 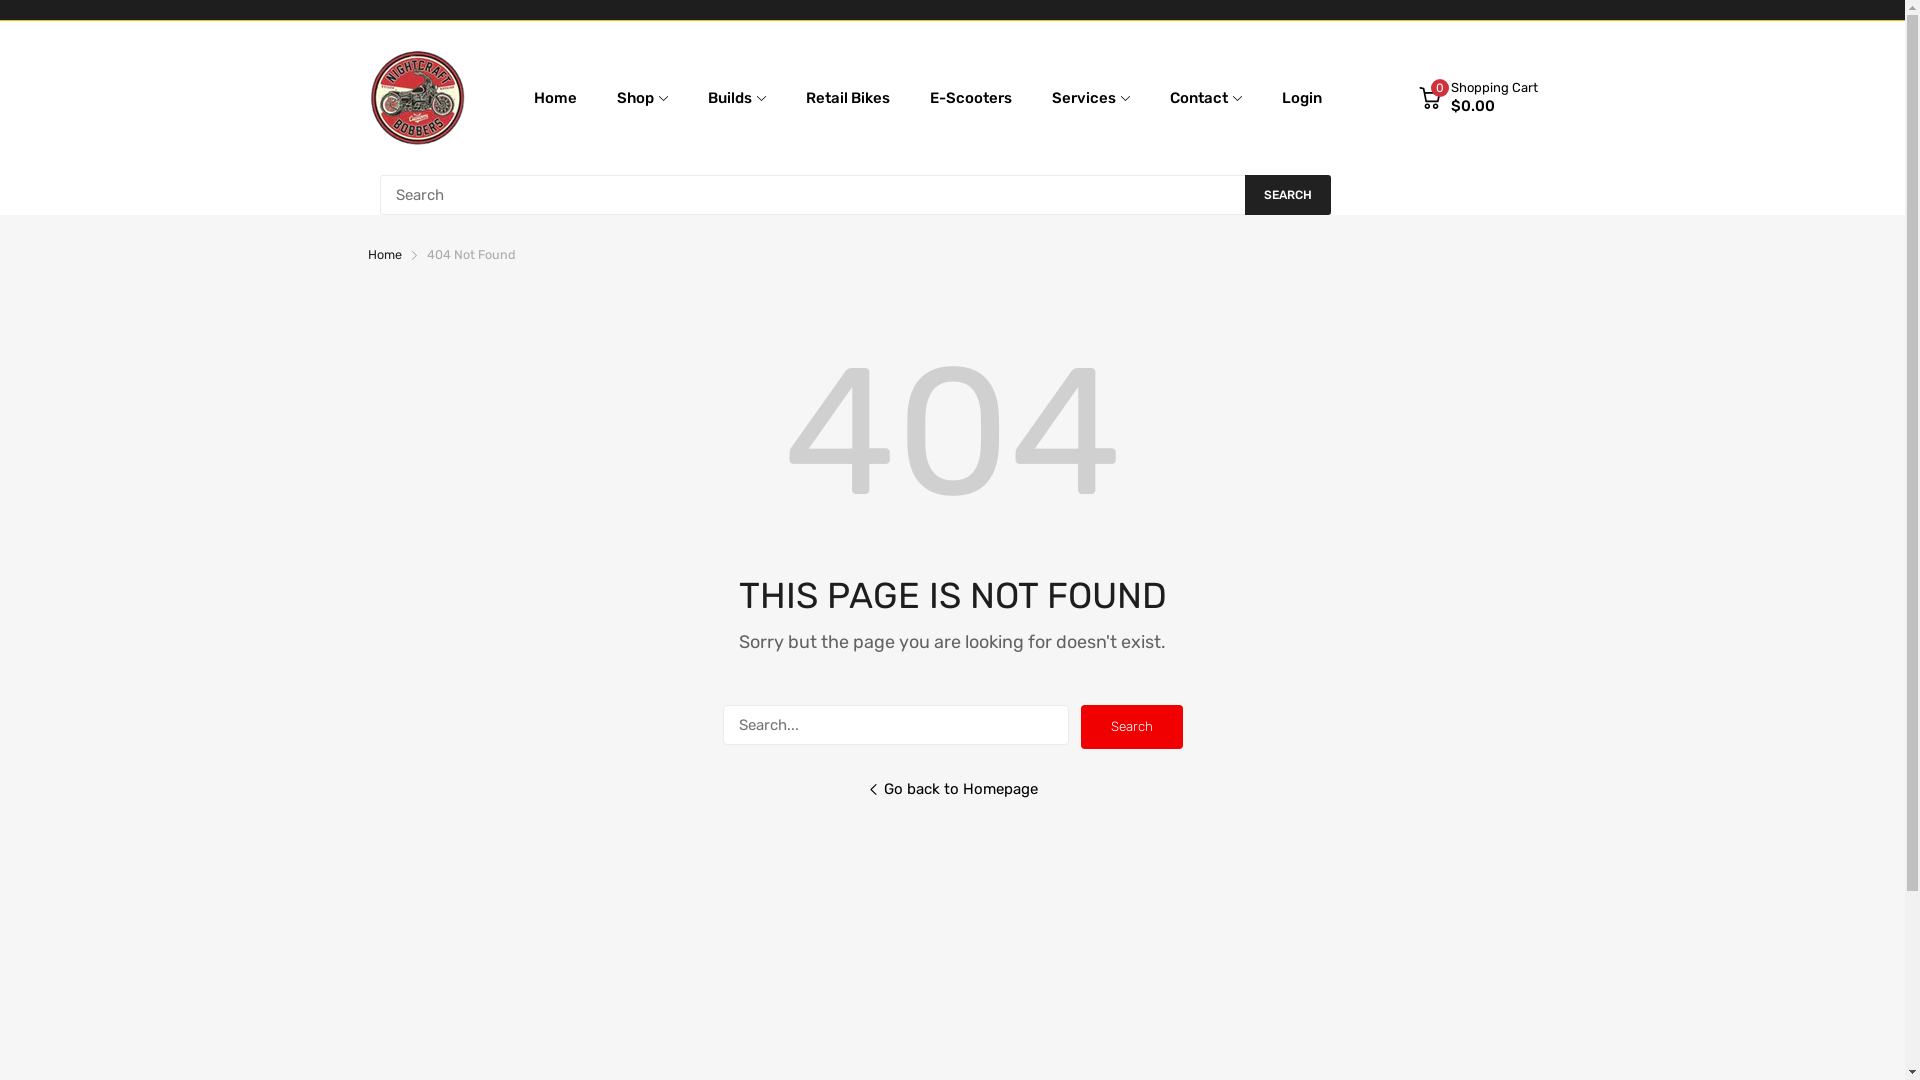 What do you see at coordinates (1286, 195) in the screenshot?
I see `'SEARCH'` at bounding box center [1286, 195].